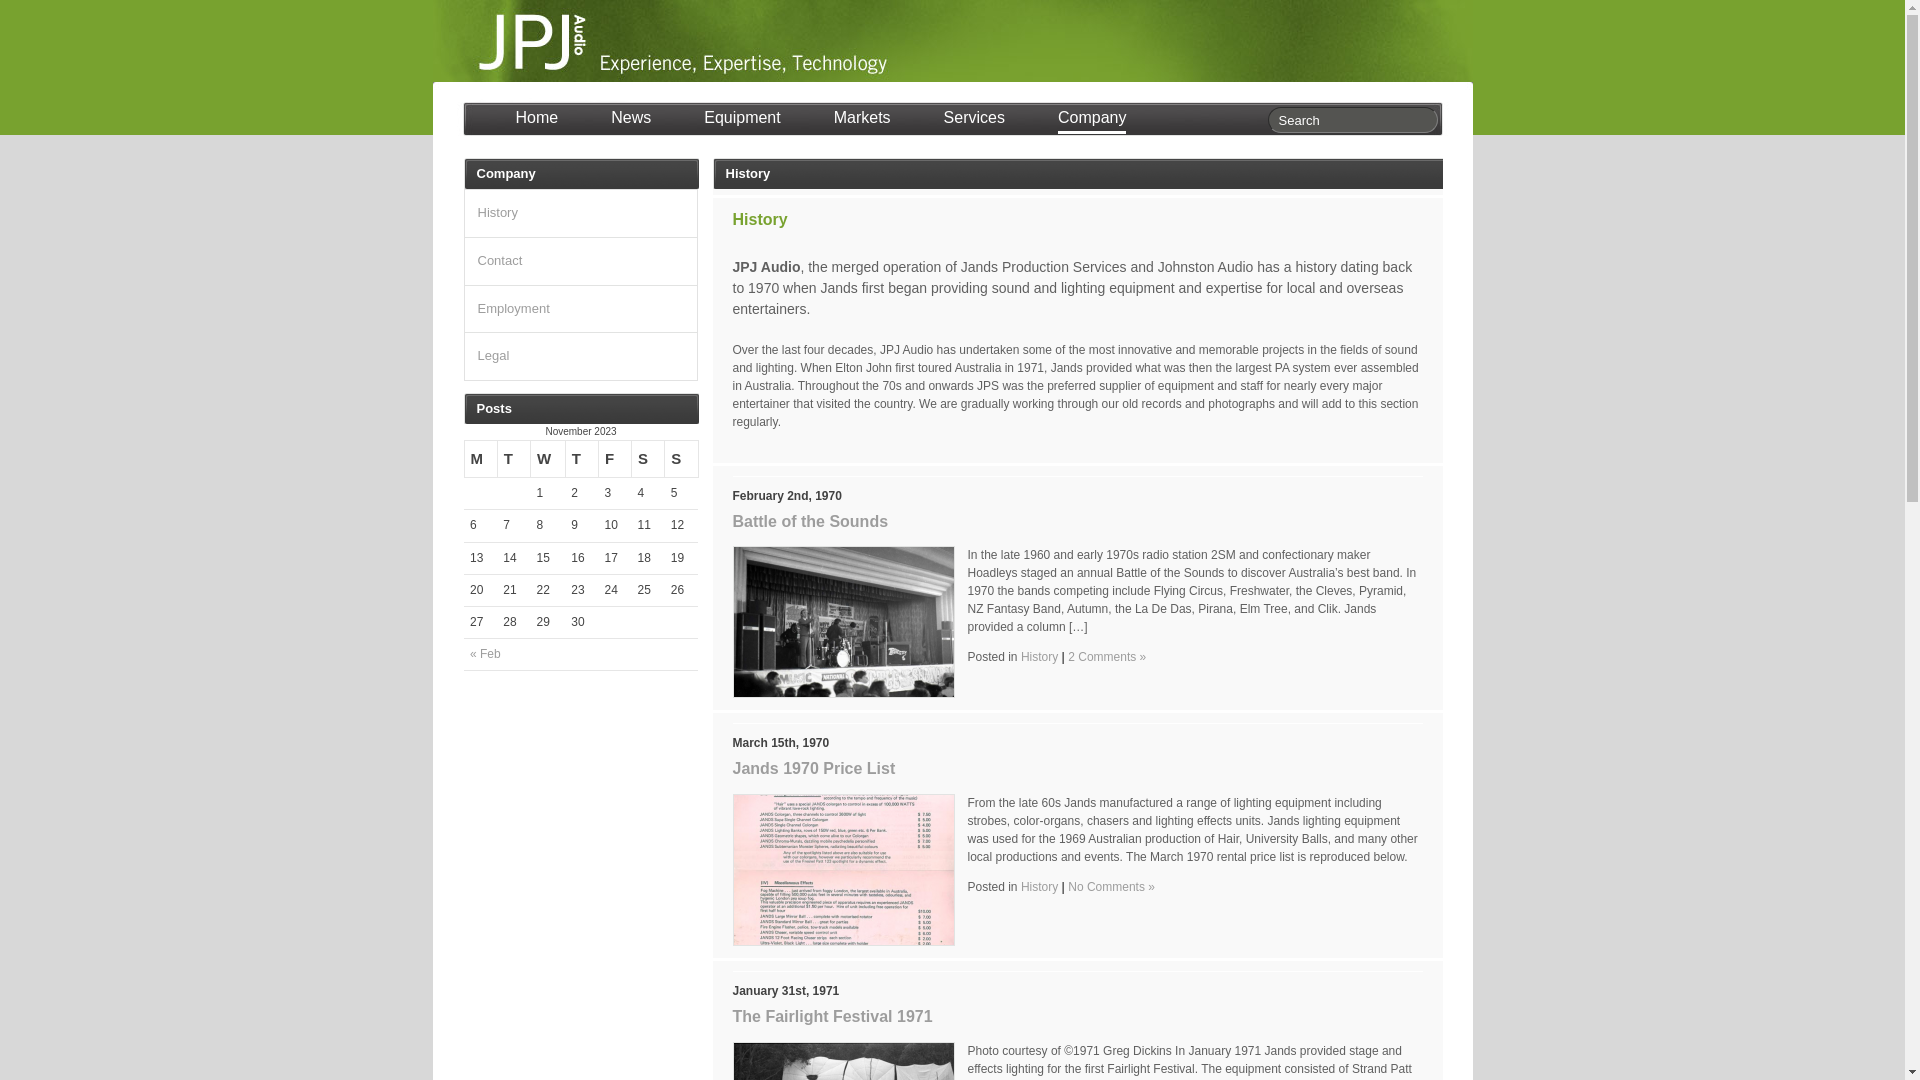 This screenshot has height=1080, width=1920. What do you see at coordinates (704, 120) in the screenshot?
I see `'Equipment'` at bounding box center [704, 120].